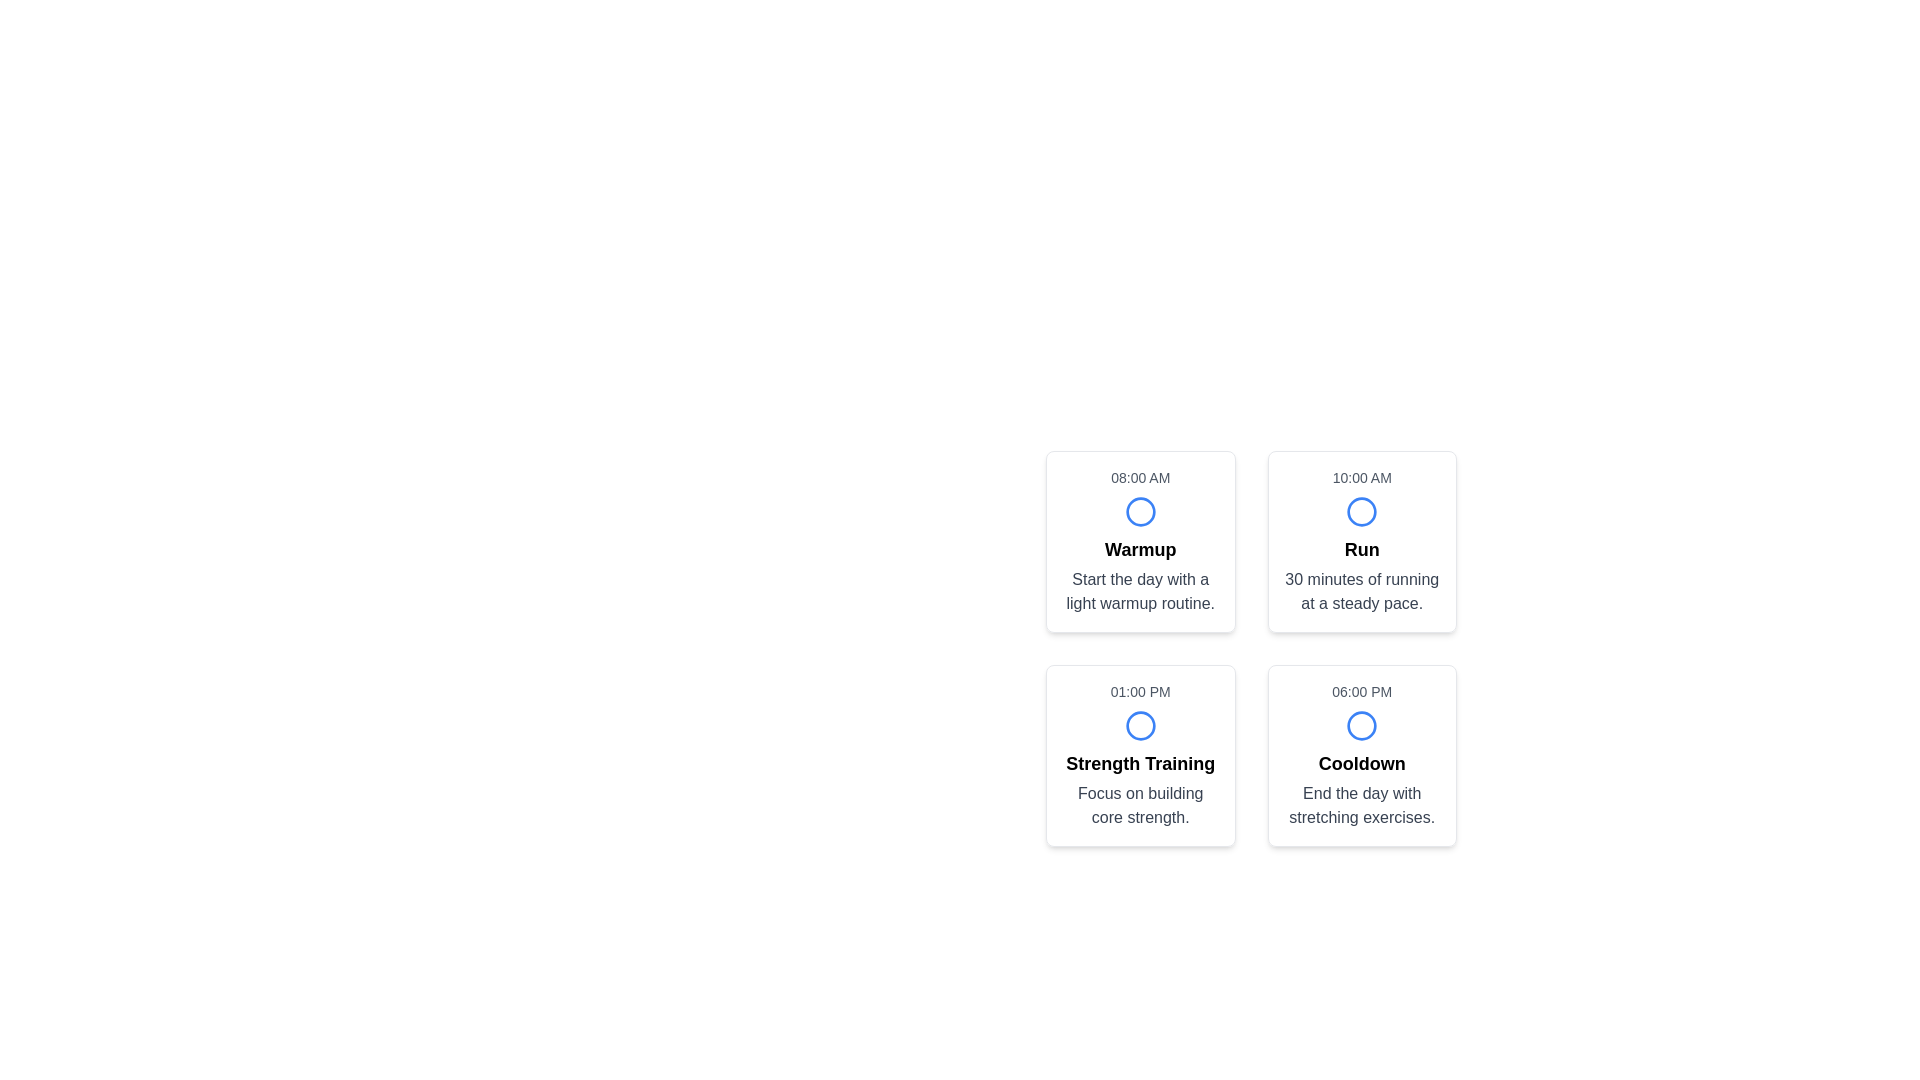 Image resolution: width=1920 pixels, height=1080 pixels. Describe the element at coordinates (1361, 756) in the screenshot. I see `the Card UI component located at the bottom-right corner of the grid layout, which features rounded corners, a light border, and contains a time, icon, bold title, and description` at that location.